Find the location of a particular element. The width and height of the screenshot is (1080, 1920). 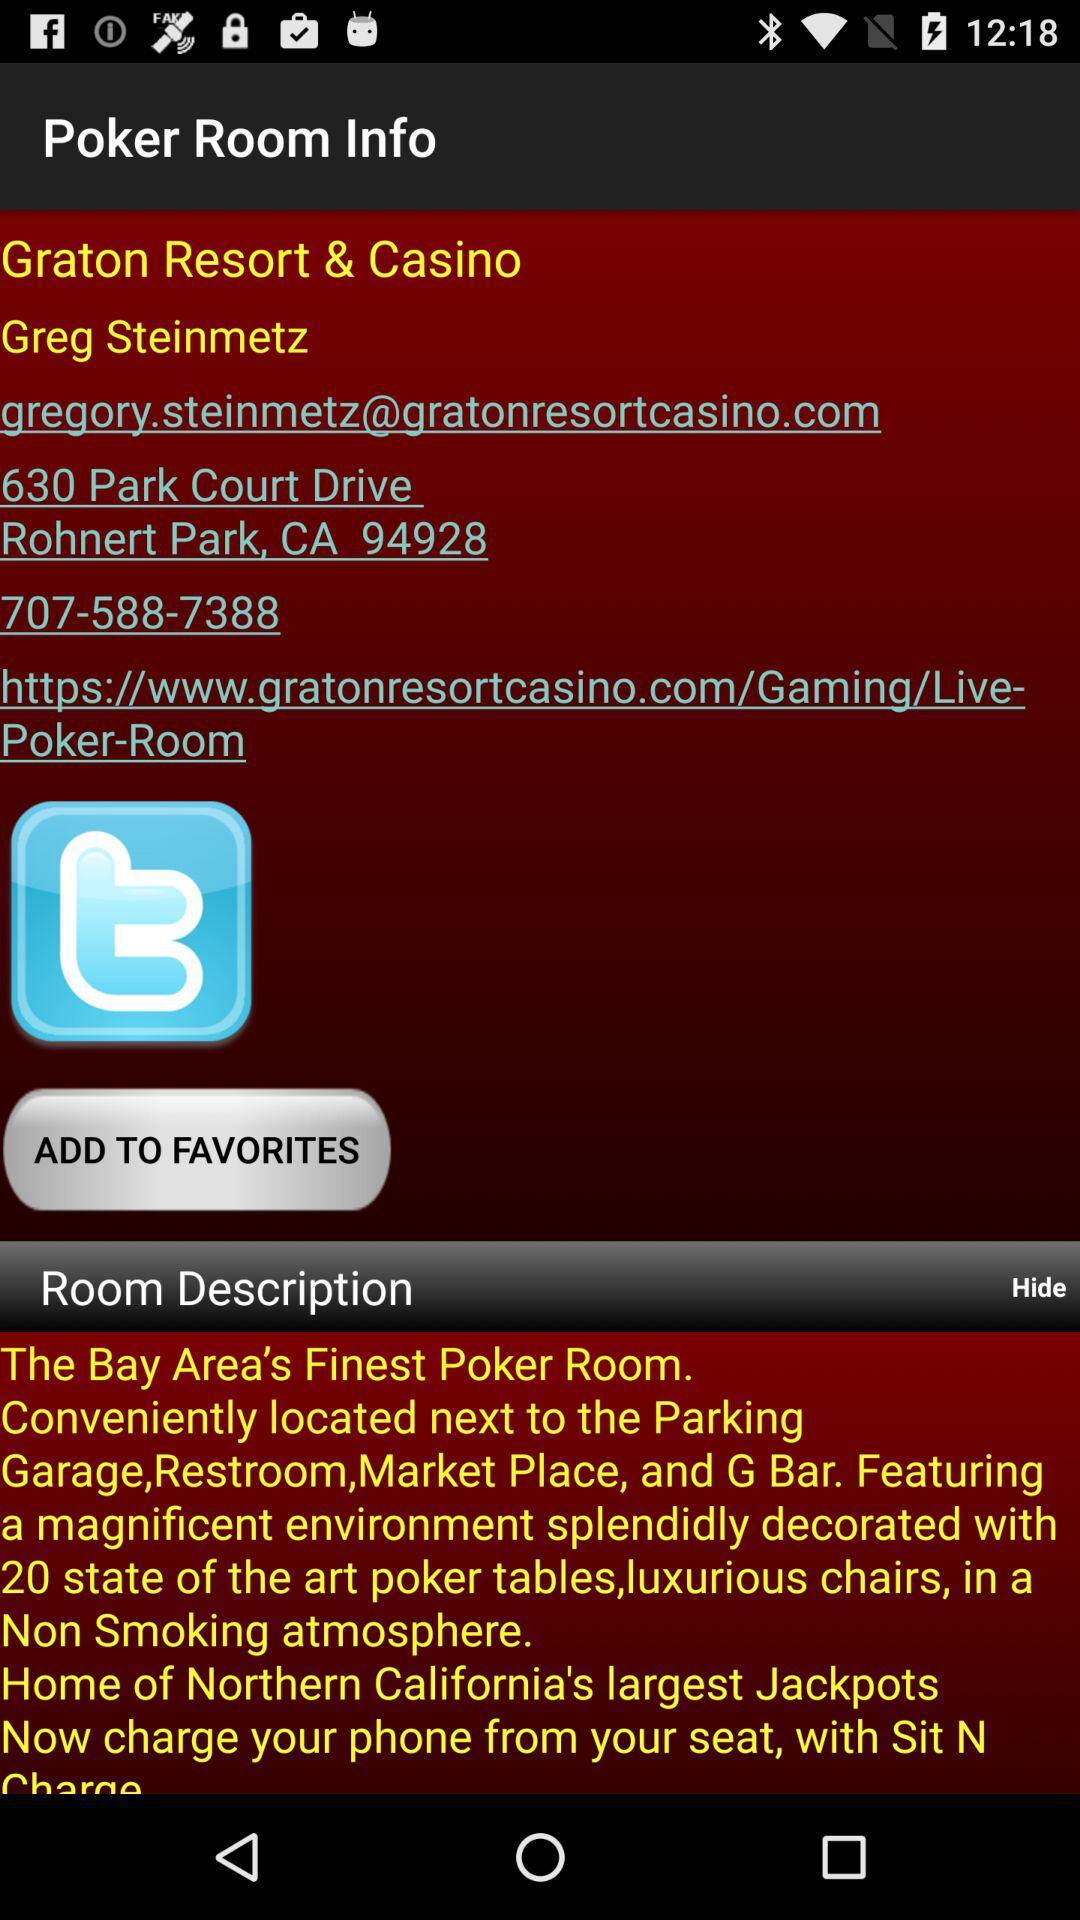

the item below the gregory steinmetz gratonresortcasino item is located at coordinates (243, 503).